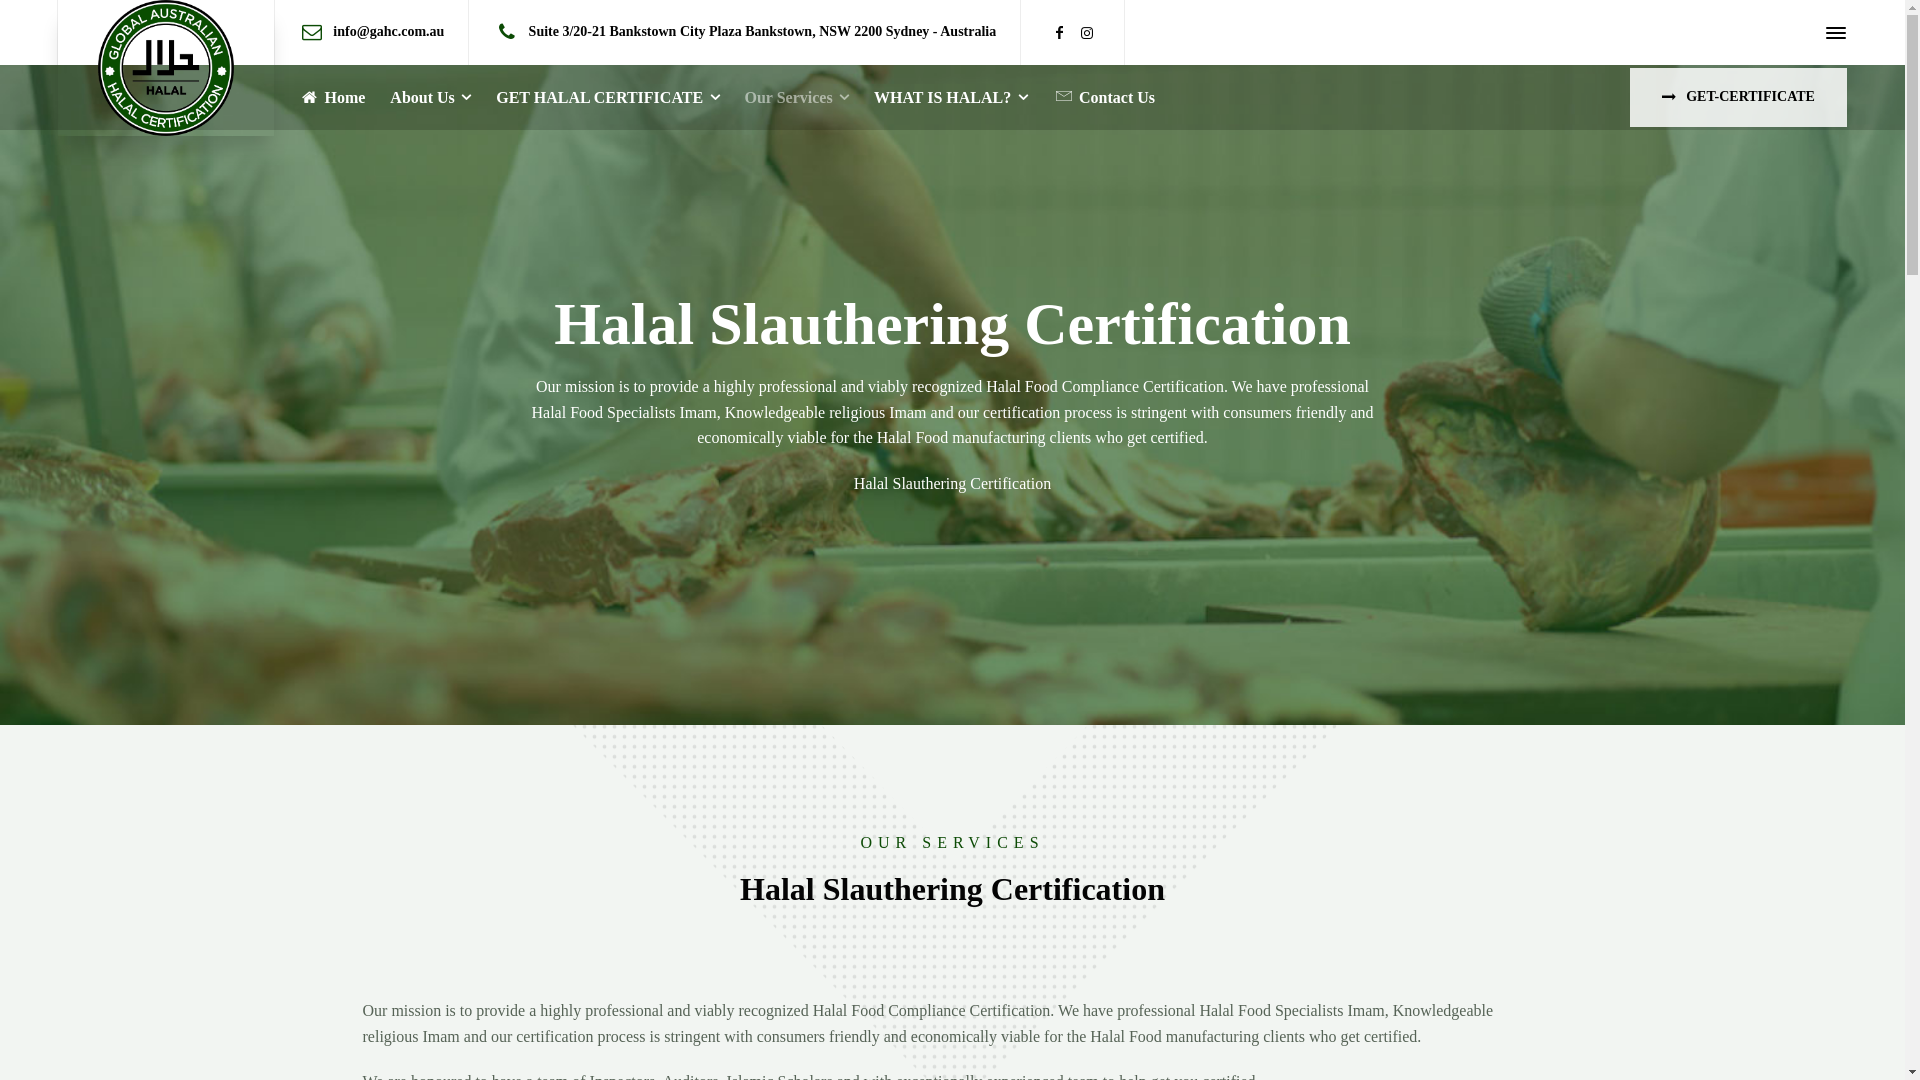  What do you see at coordinates (166, 67) in the screenshot?
I see `'GAHC'` at bounding box center [166, 67].